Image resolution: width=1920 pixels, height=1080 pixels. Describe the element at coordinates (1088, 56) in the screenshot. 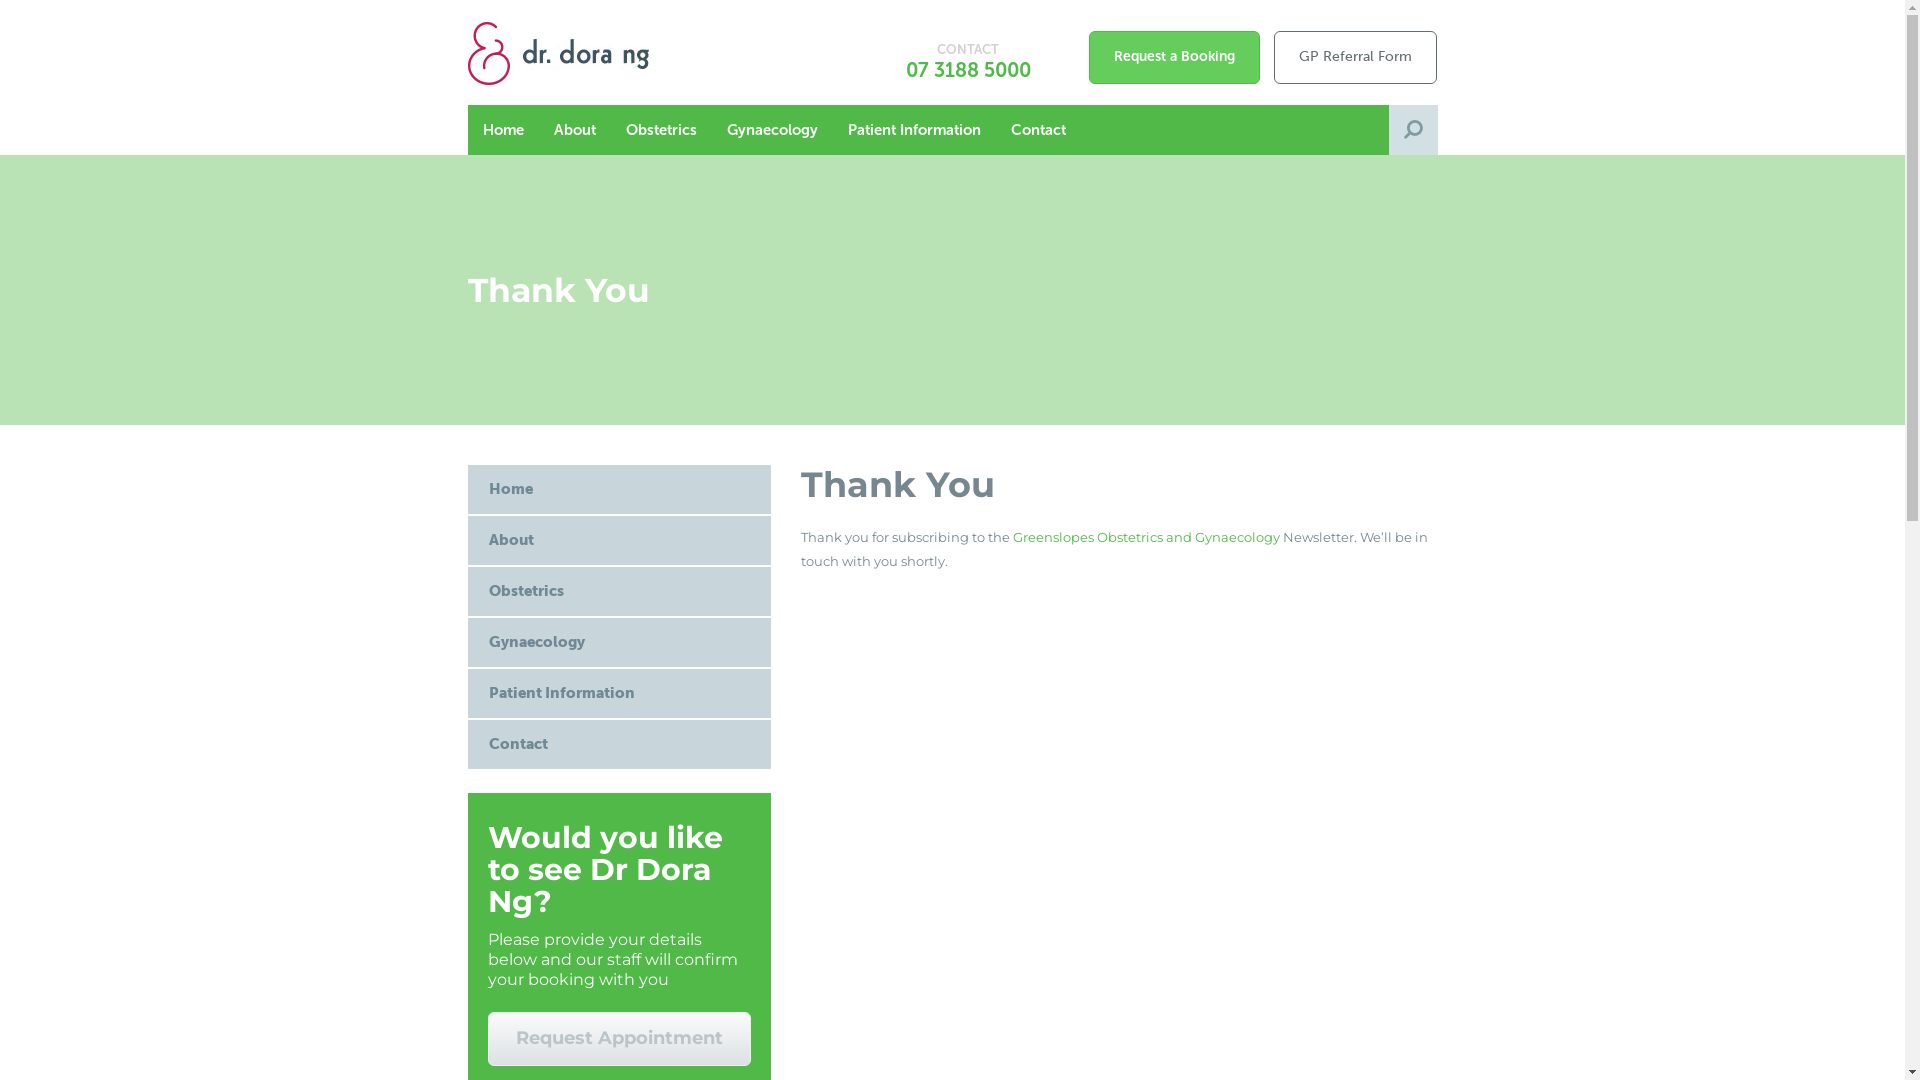

I see `'Request a Booking'` at that location.